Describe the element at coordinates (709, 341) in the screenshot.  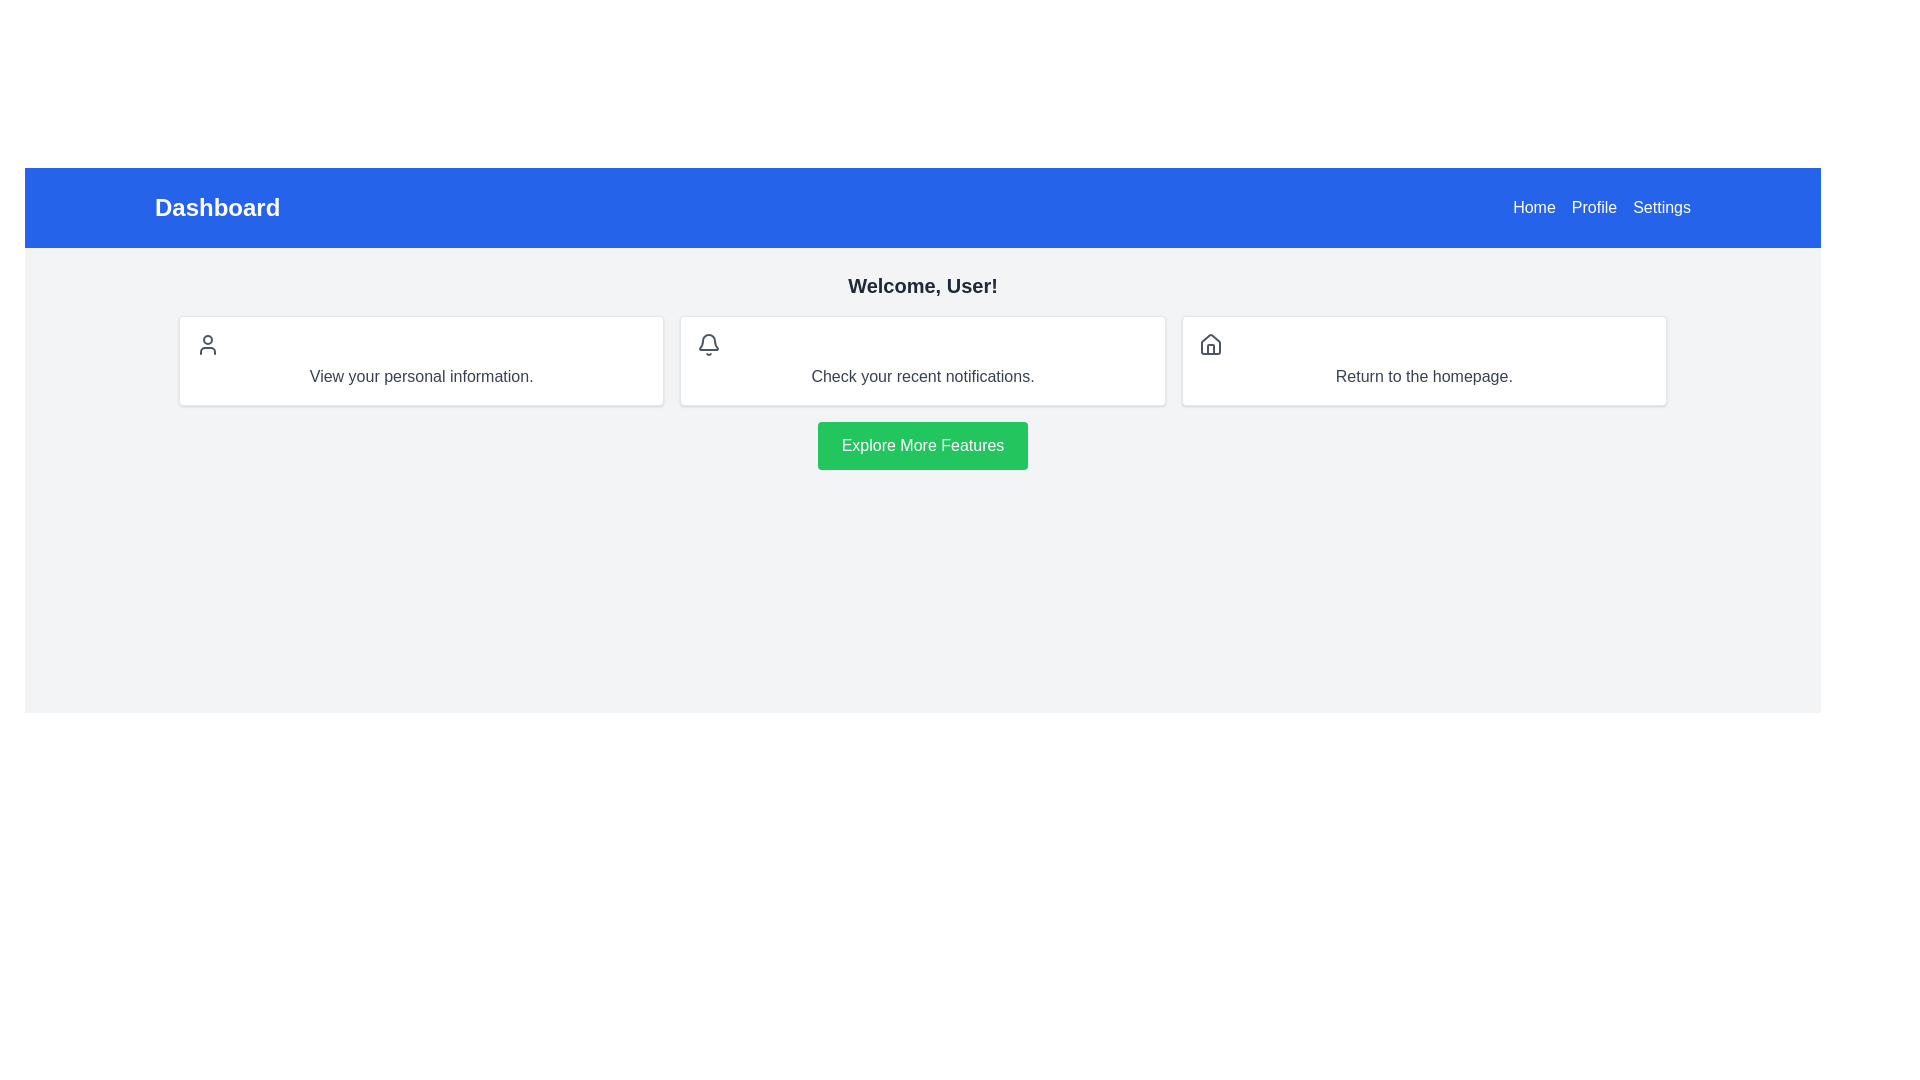
I see `the bell-shaped notification icon located in the middle card, positioned above the text 'Check your recent notifications'` at that location.